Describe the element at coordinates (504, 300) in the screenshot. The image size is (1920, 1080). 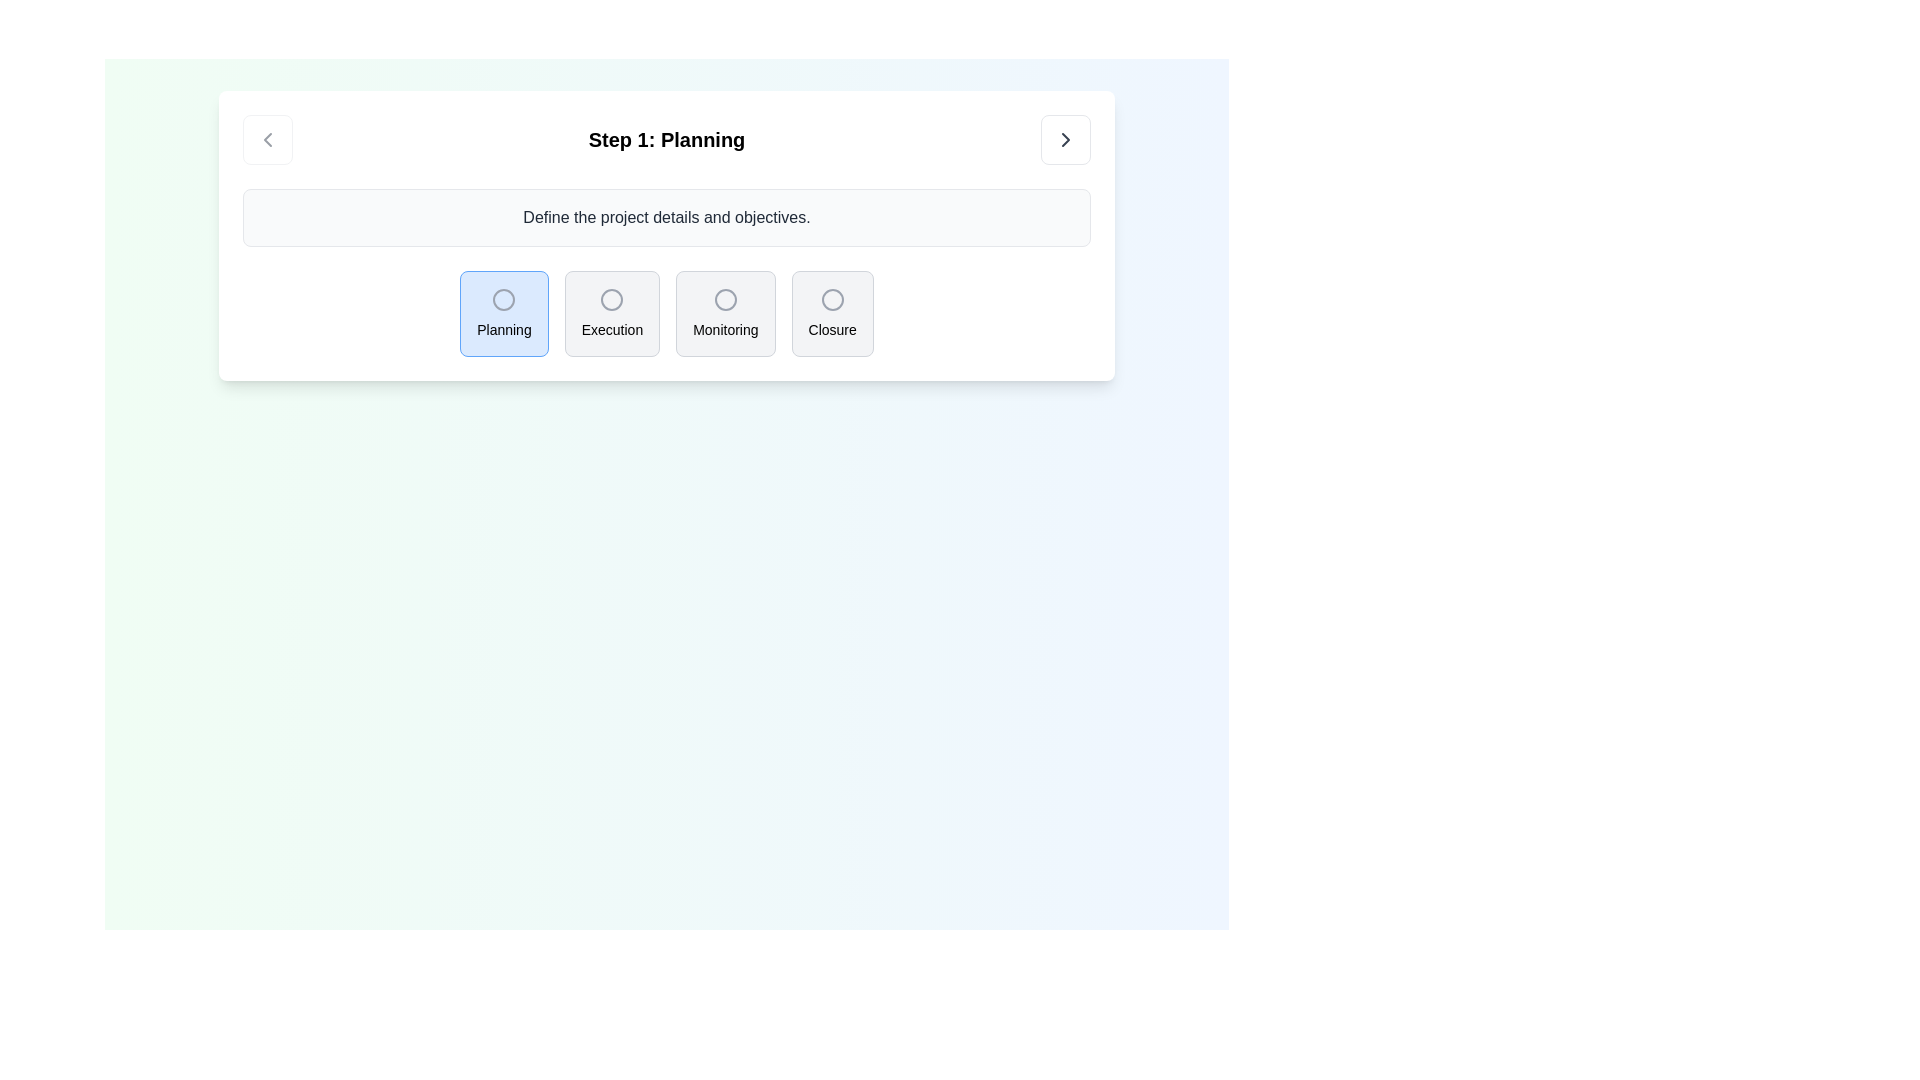
I see `the circular icon with a stroke outline that is centered within the button labeled 'Planning'` at that location.